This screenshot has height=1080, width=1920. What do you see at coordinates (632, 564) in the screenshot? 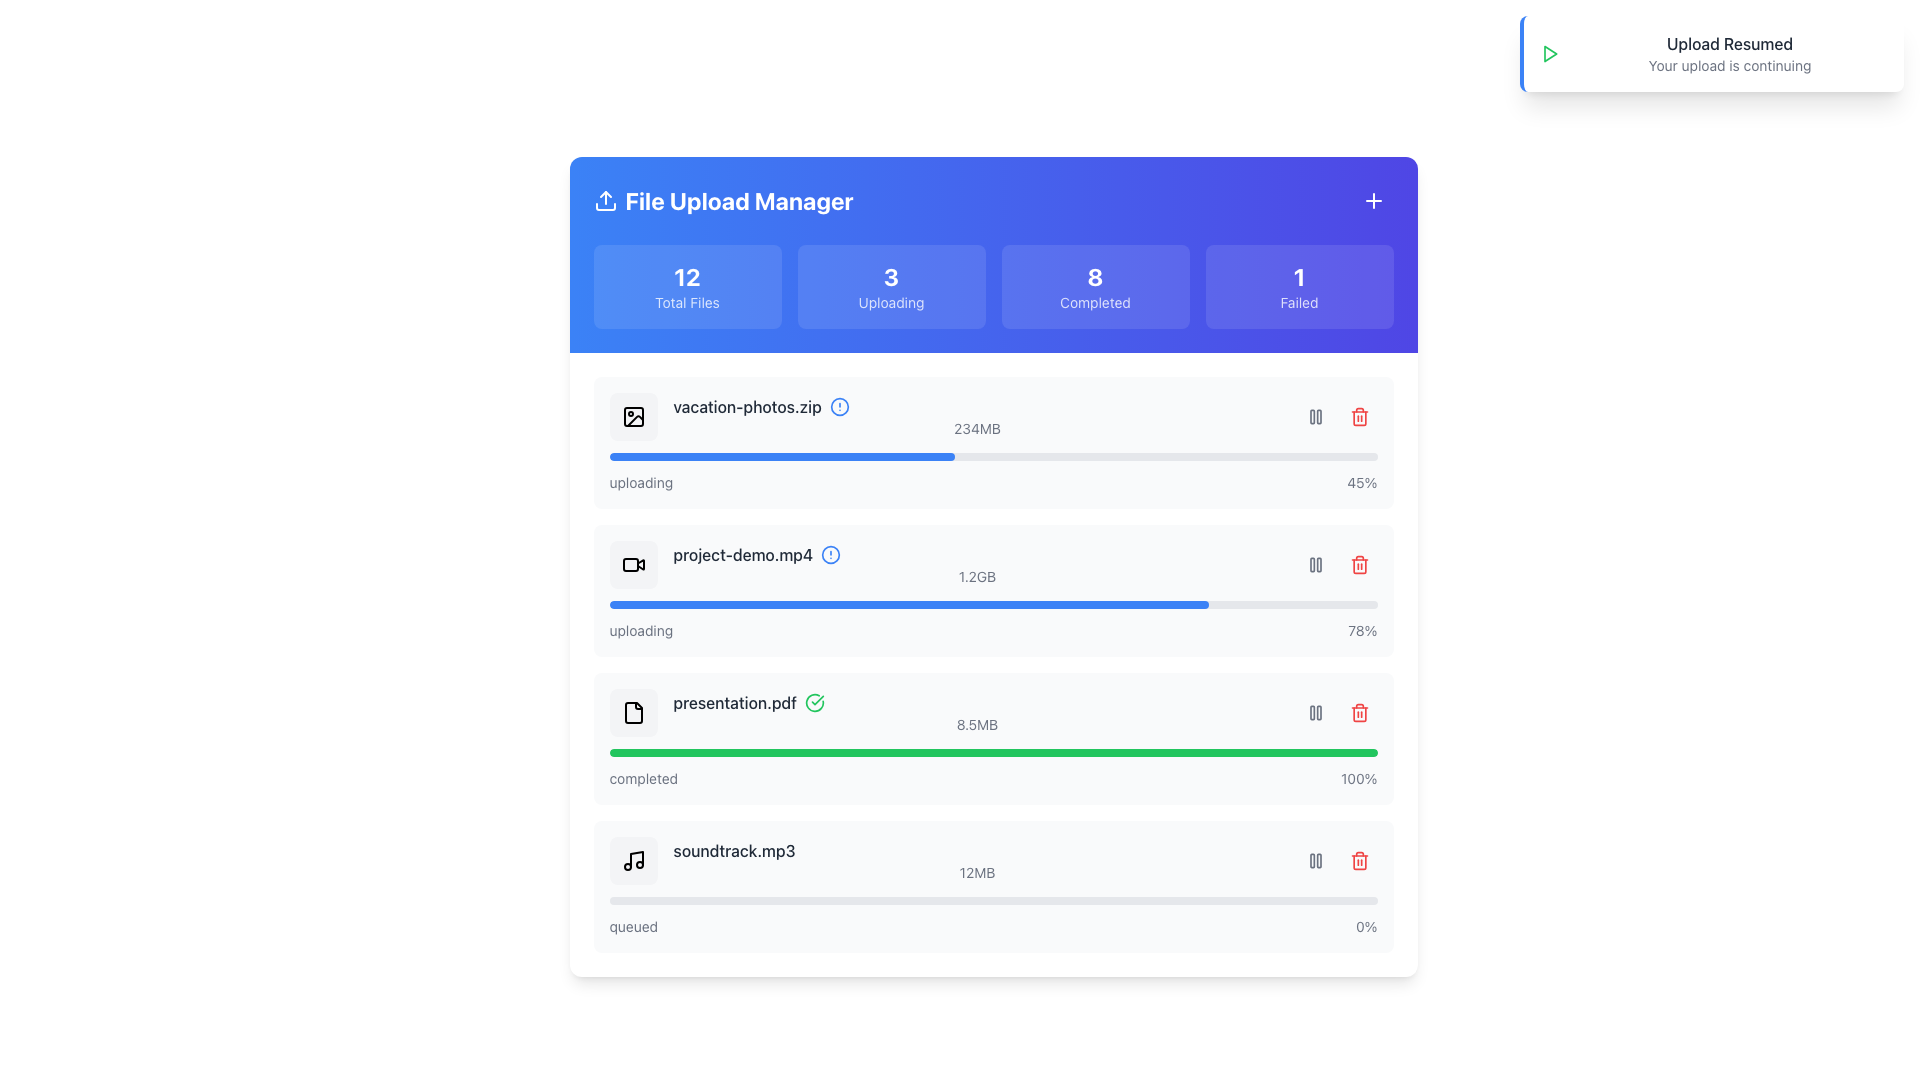
I see `the small, square icon with rounded corners featuring a white video camera symbol, located in the second row of the file list in the File Upload Manager interface, to the left of 'project-demo.mp4'` at bounding box center [632, 564].